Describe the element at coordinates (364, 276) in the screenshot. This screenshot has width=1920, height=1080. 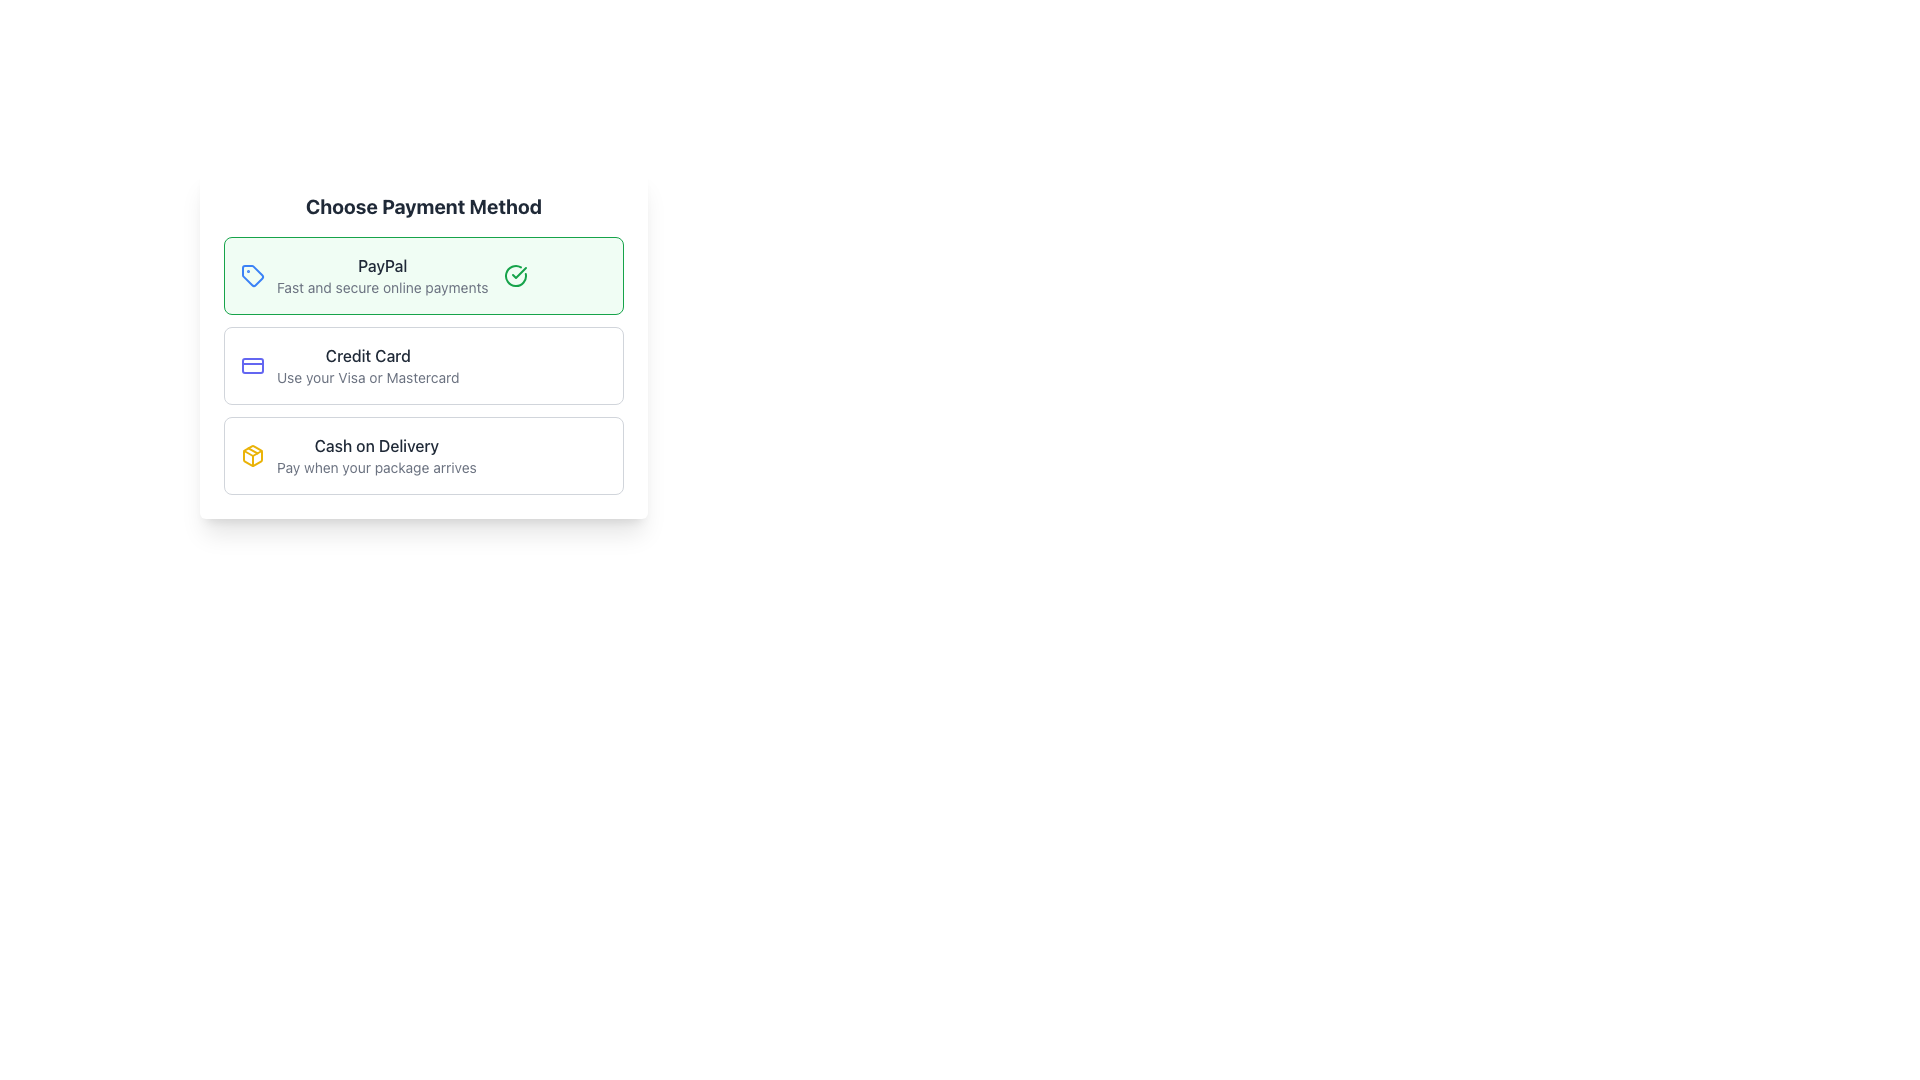
I see `the selection row titled 'PayPal' with the tagline 'Fast and secure online payments'` at that location.